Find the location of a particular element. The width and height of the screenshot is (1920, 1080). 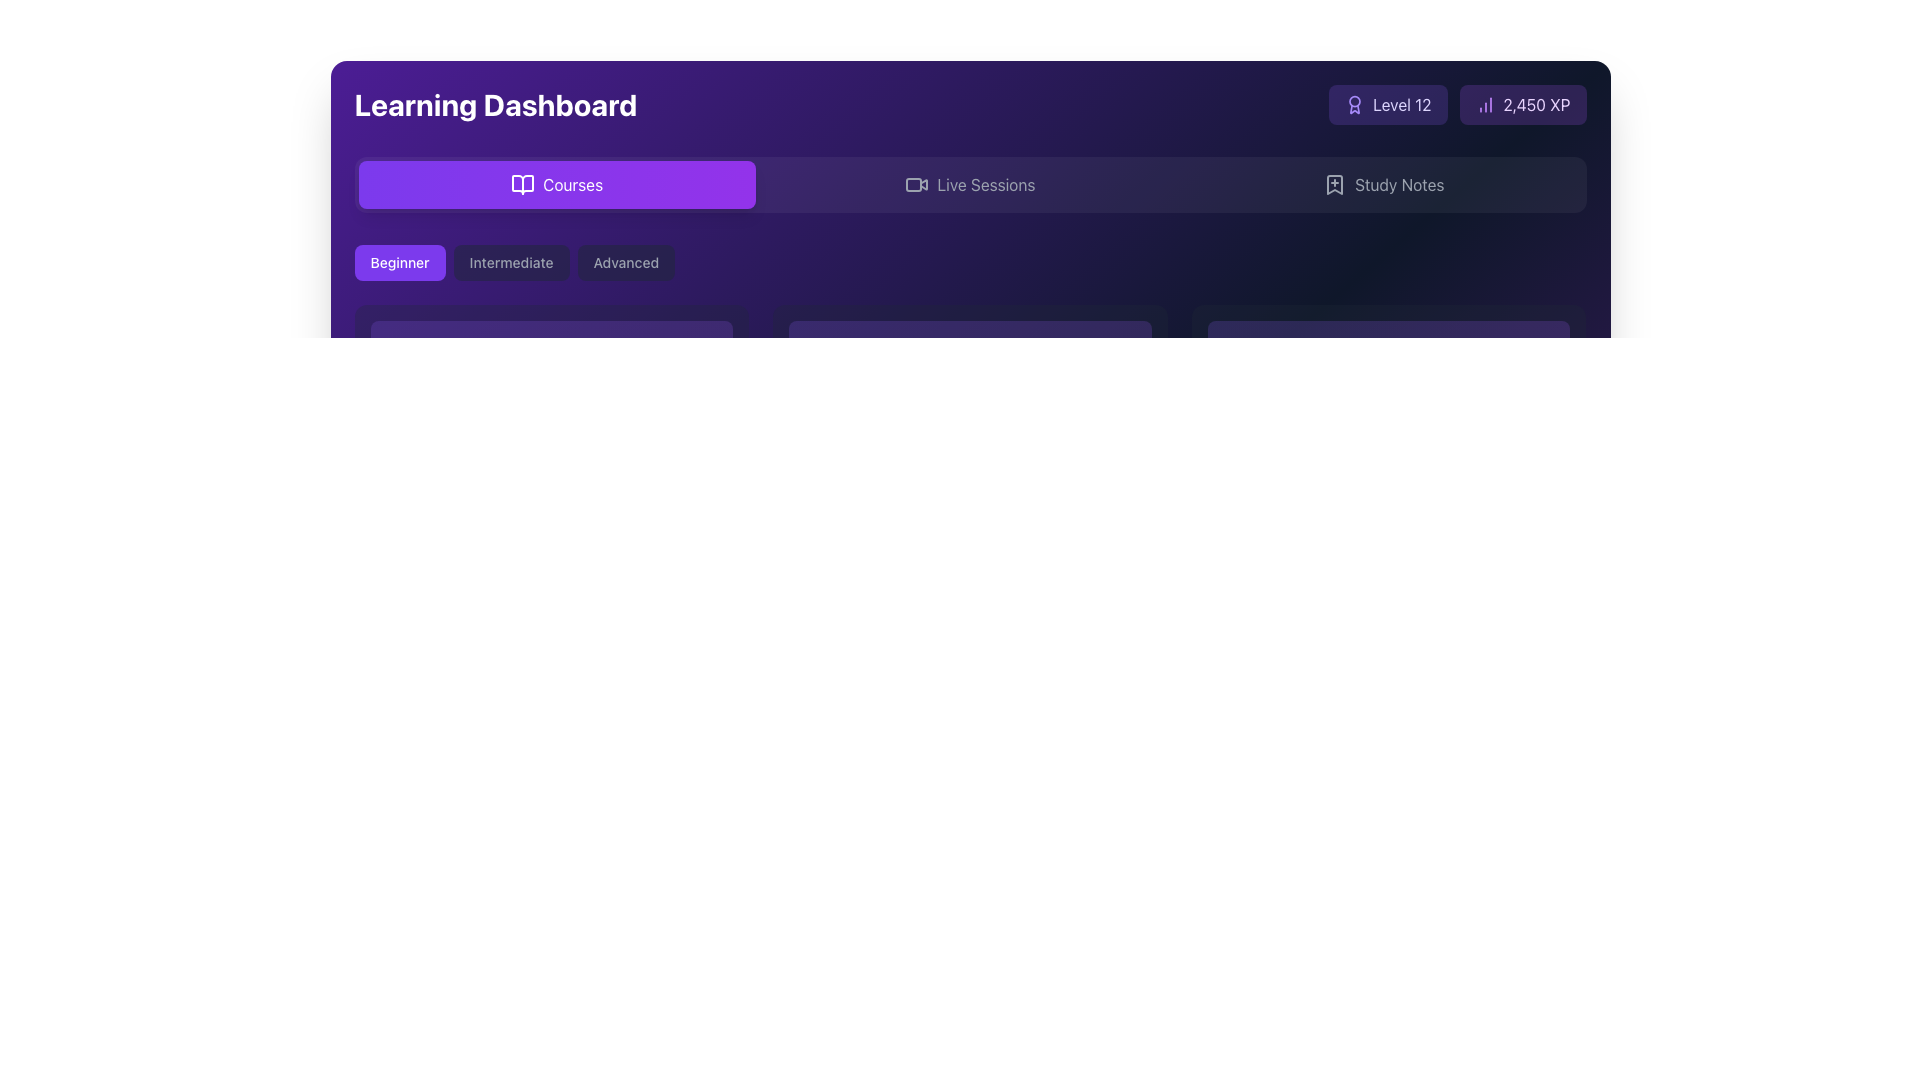

text label displaying the user's current experience points (XP) located in the top-right corner of the interface is located at coordinates (1535, 104).